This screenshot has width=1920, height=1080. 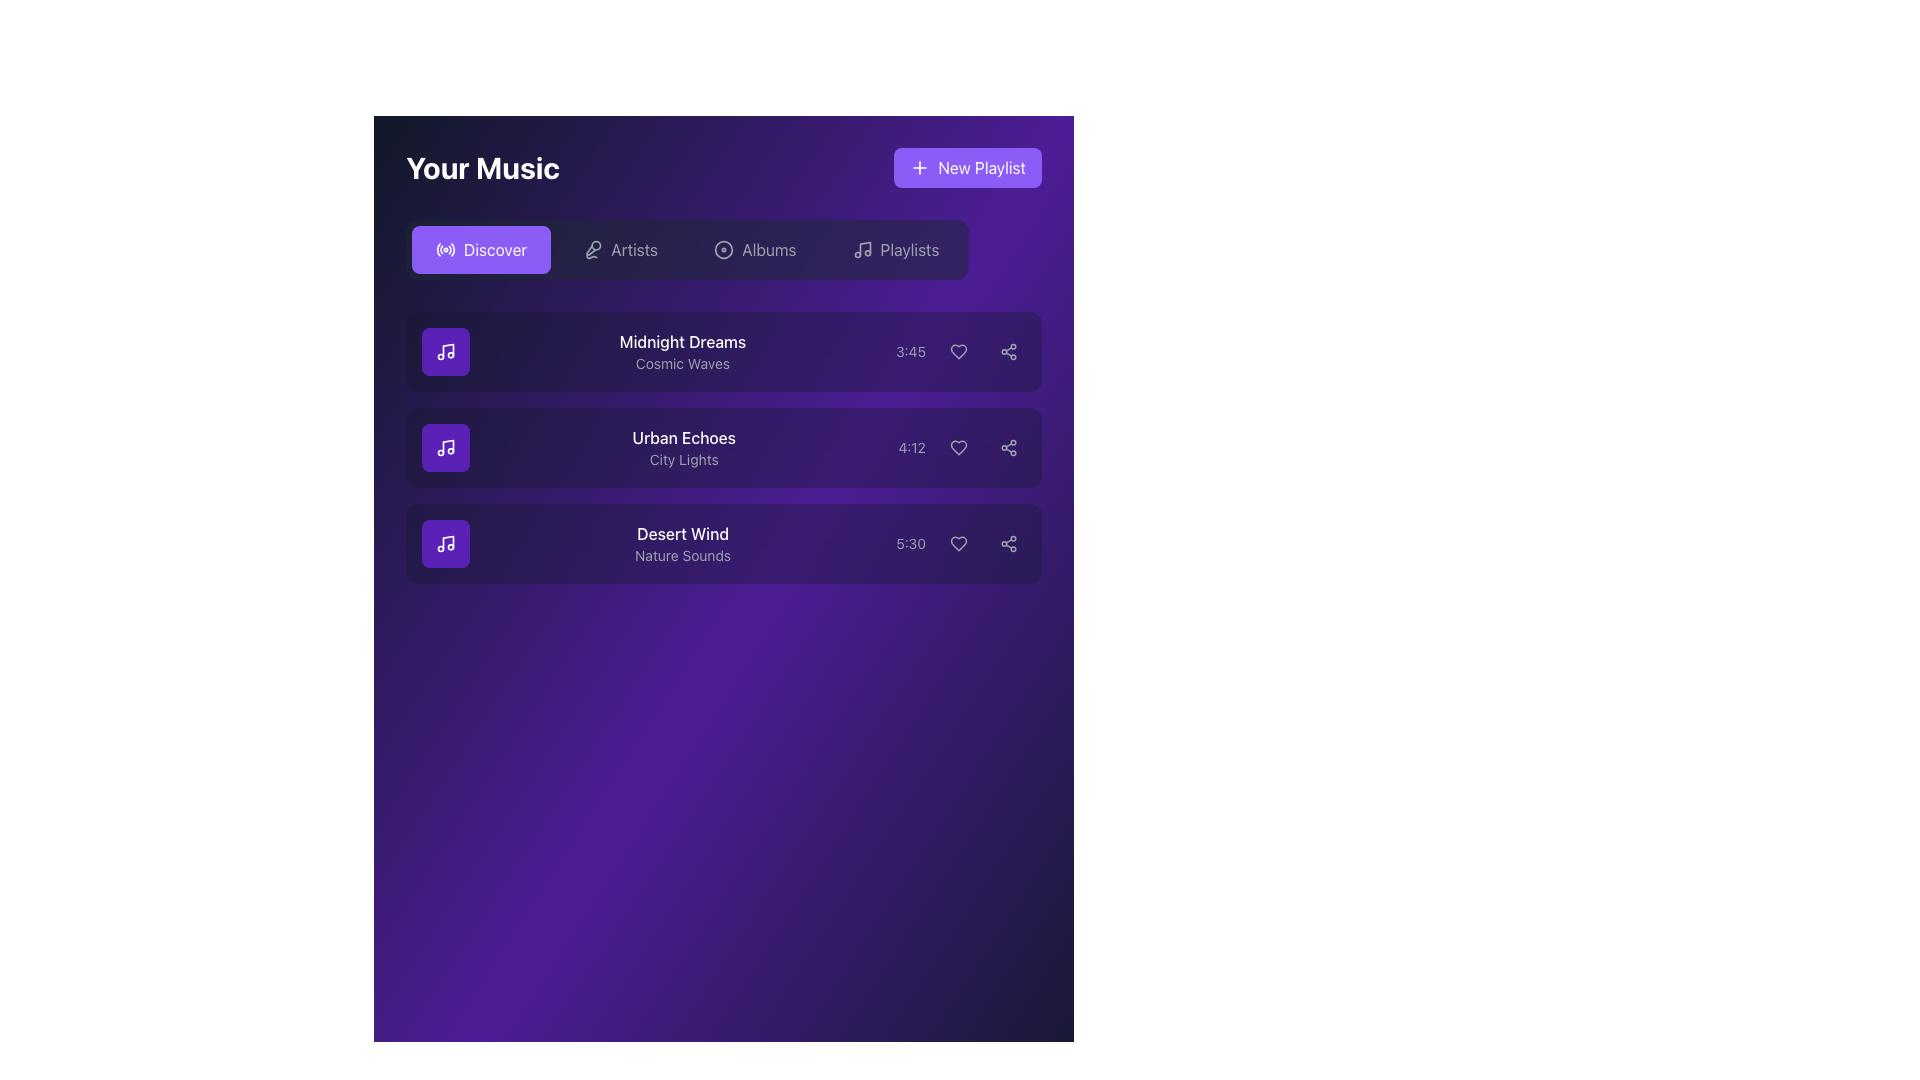 What do you see at coordinates (958, 543) in the screenshot?
I see `the heart-shaped icon located to the right of the 'Desert Wind' track row within the music list panel` at bounding box center [958, 543].